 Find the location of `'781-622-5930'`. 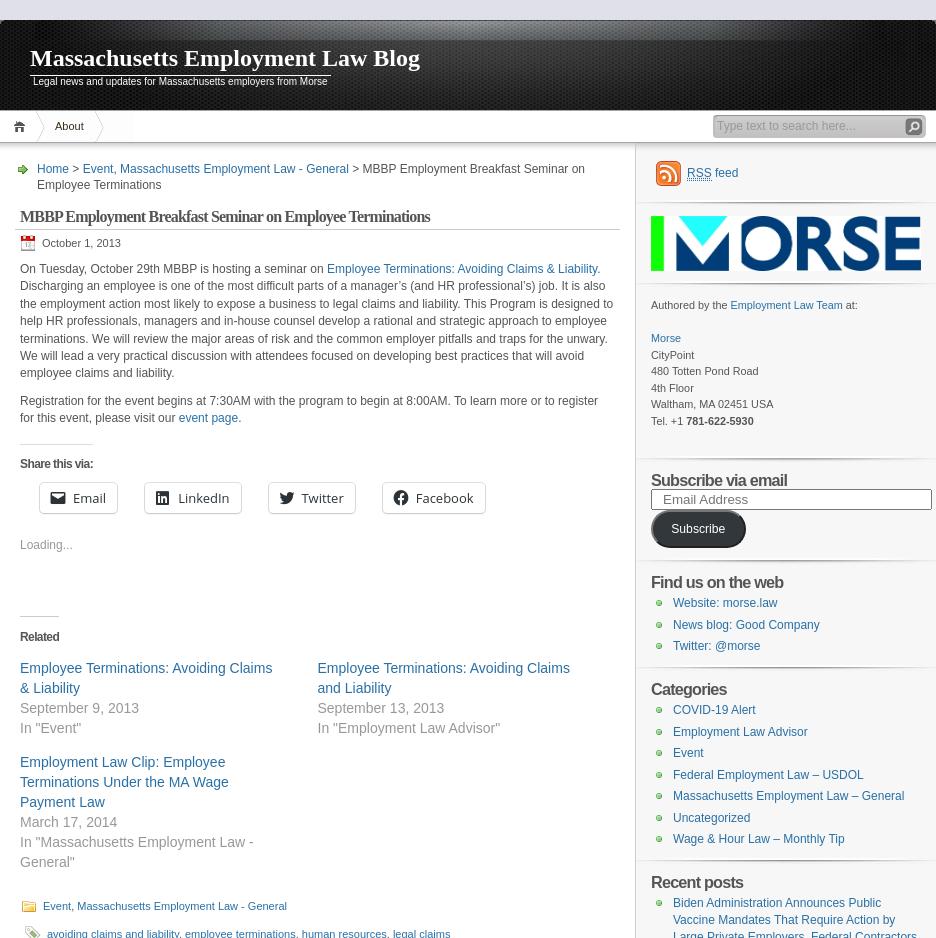

'781-622-5930' is located at coordinates (718, 420).